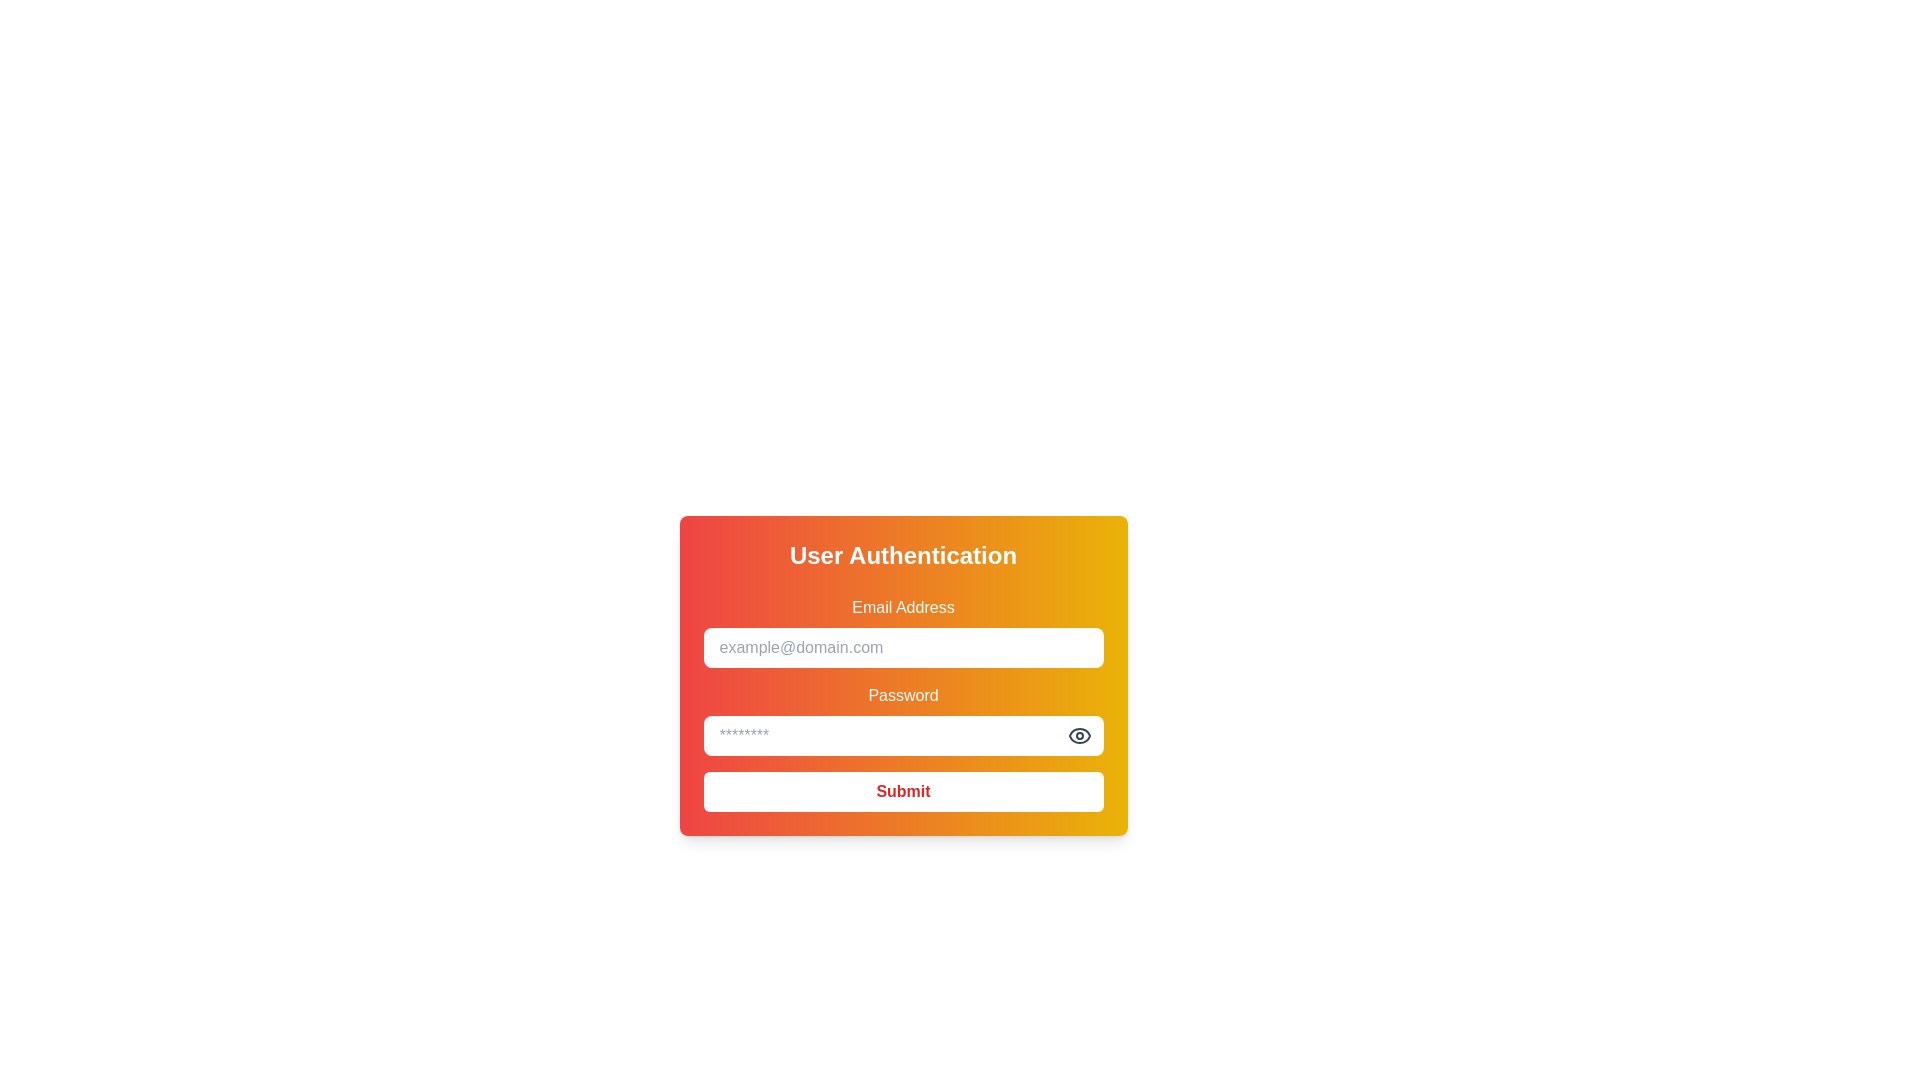 The width and height of the screenshot is (1920, 1080). Describe the element at coordinates (1078, 736) in the screenshot. I see `the icon located to the right of the password input box` at that location.